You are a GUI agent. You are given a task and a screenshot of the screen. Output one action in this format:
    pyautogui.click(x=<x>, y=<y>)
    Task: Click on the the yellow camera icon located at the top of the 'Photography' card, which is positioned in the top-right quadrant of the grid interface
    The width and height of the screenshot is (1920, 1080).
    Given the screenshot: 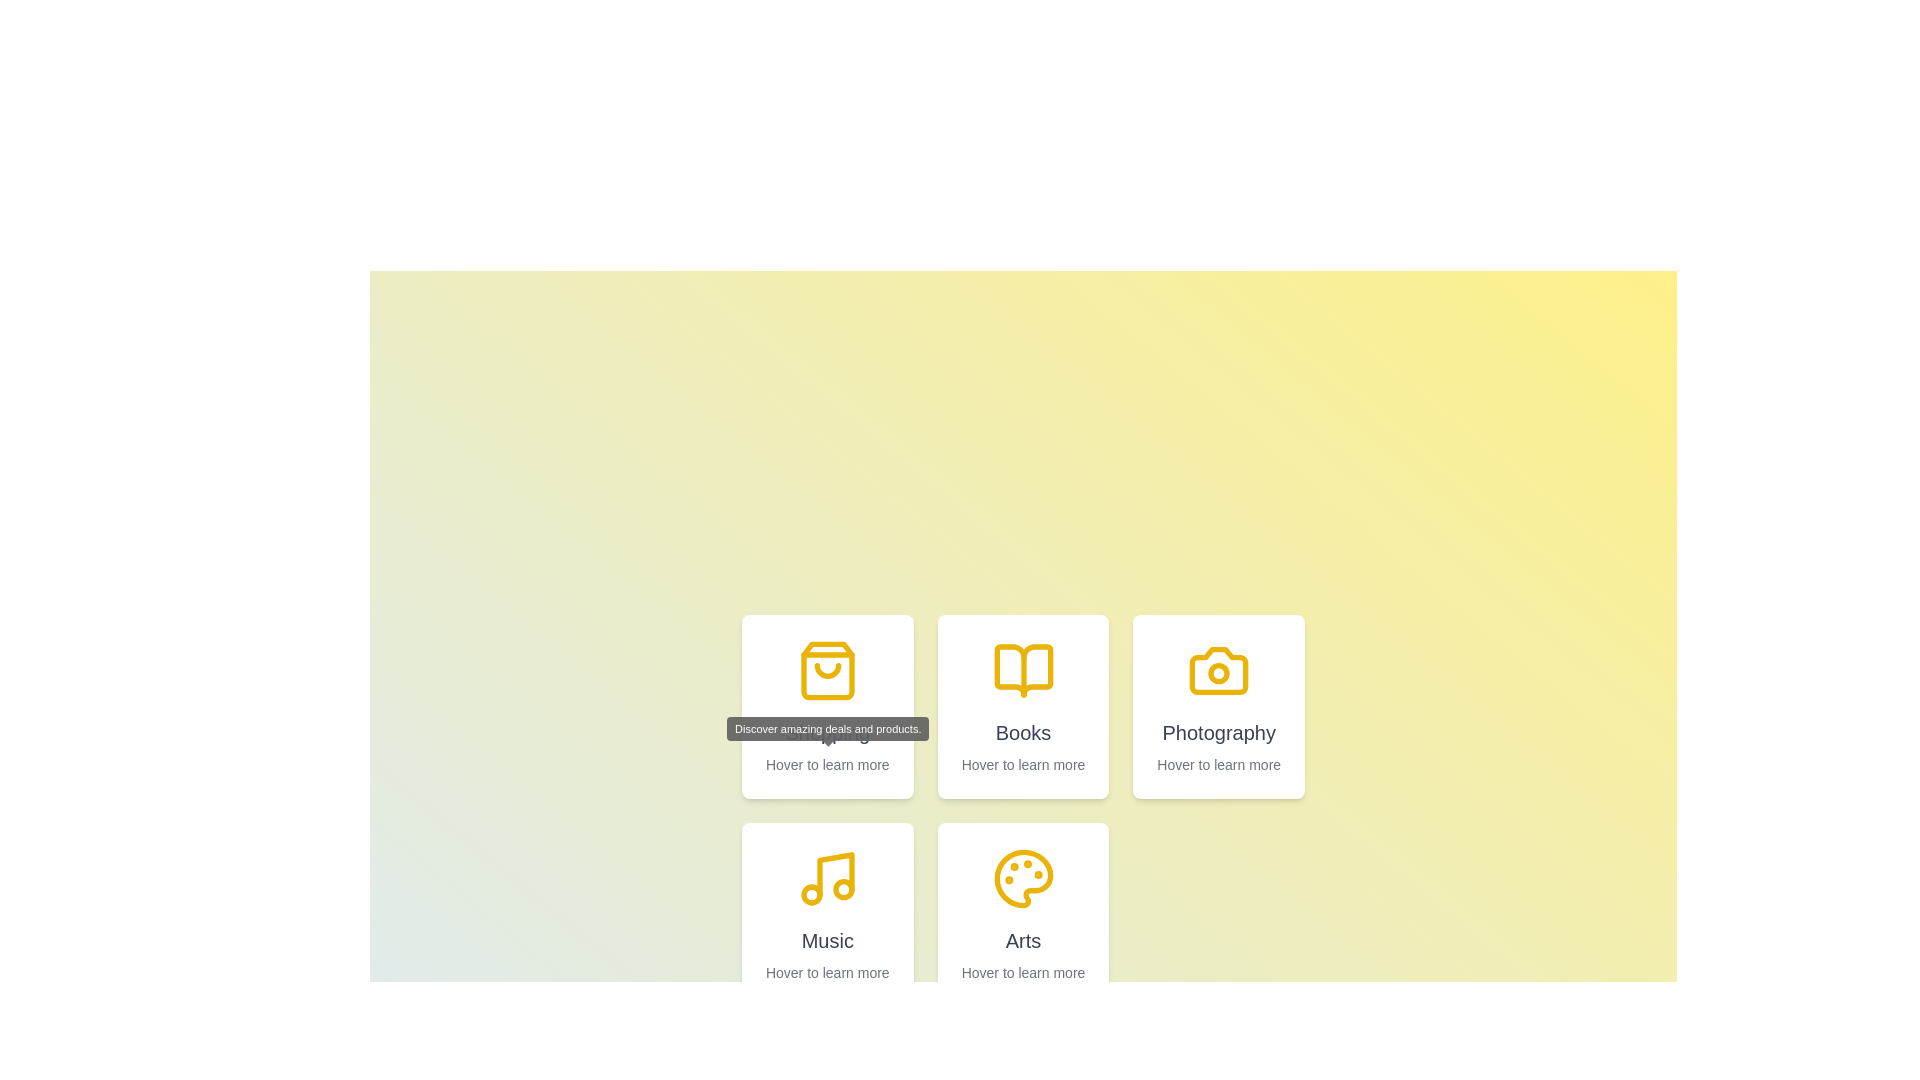 What is the action you would take?
    pyautogui.click(x=1218, y=671)
    